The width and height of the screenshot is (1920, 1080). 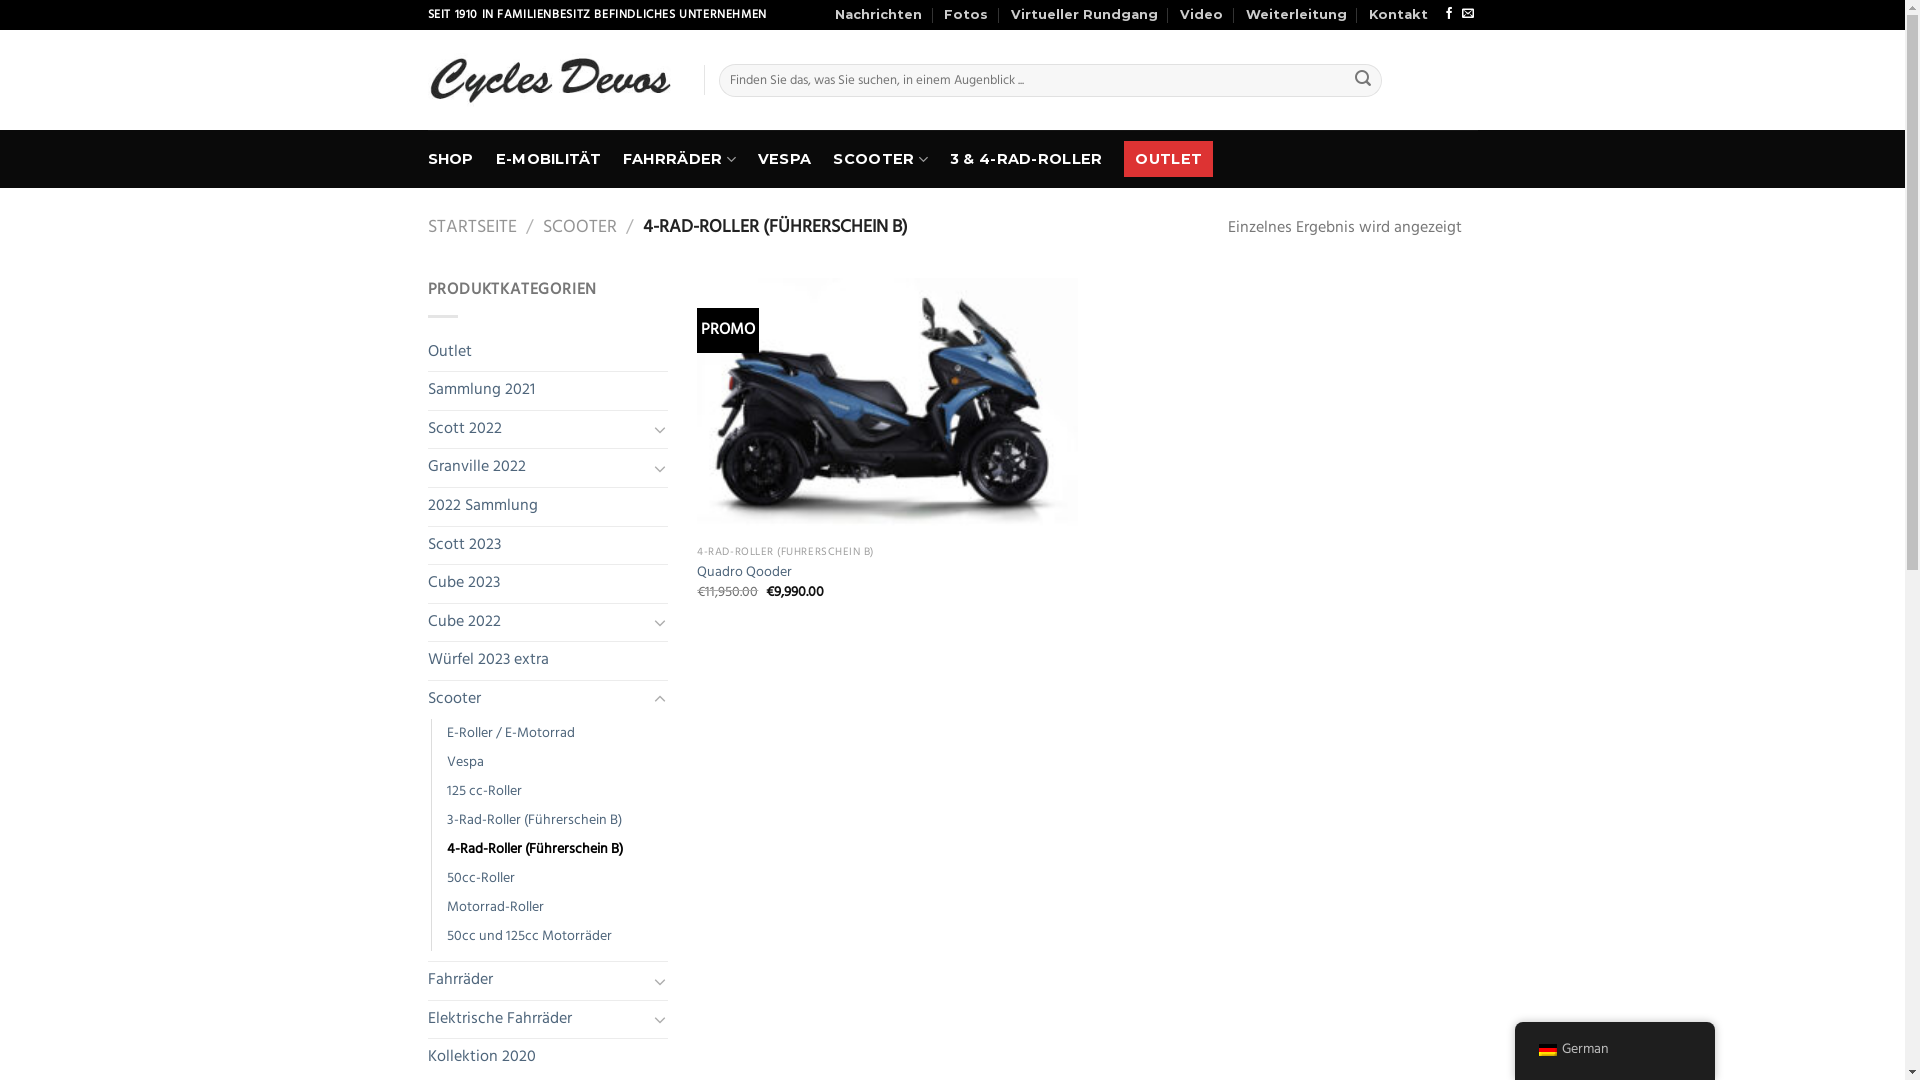 I want to click on 'Vespa', so click(x=463, y=762).